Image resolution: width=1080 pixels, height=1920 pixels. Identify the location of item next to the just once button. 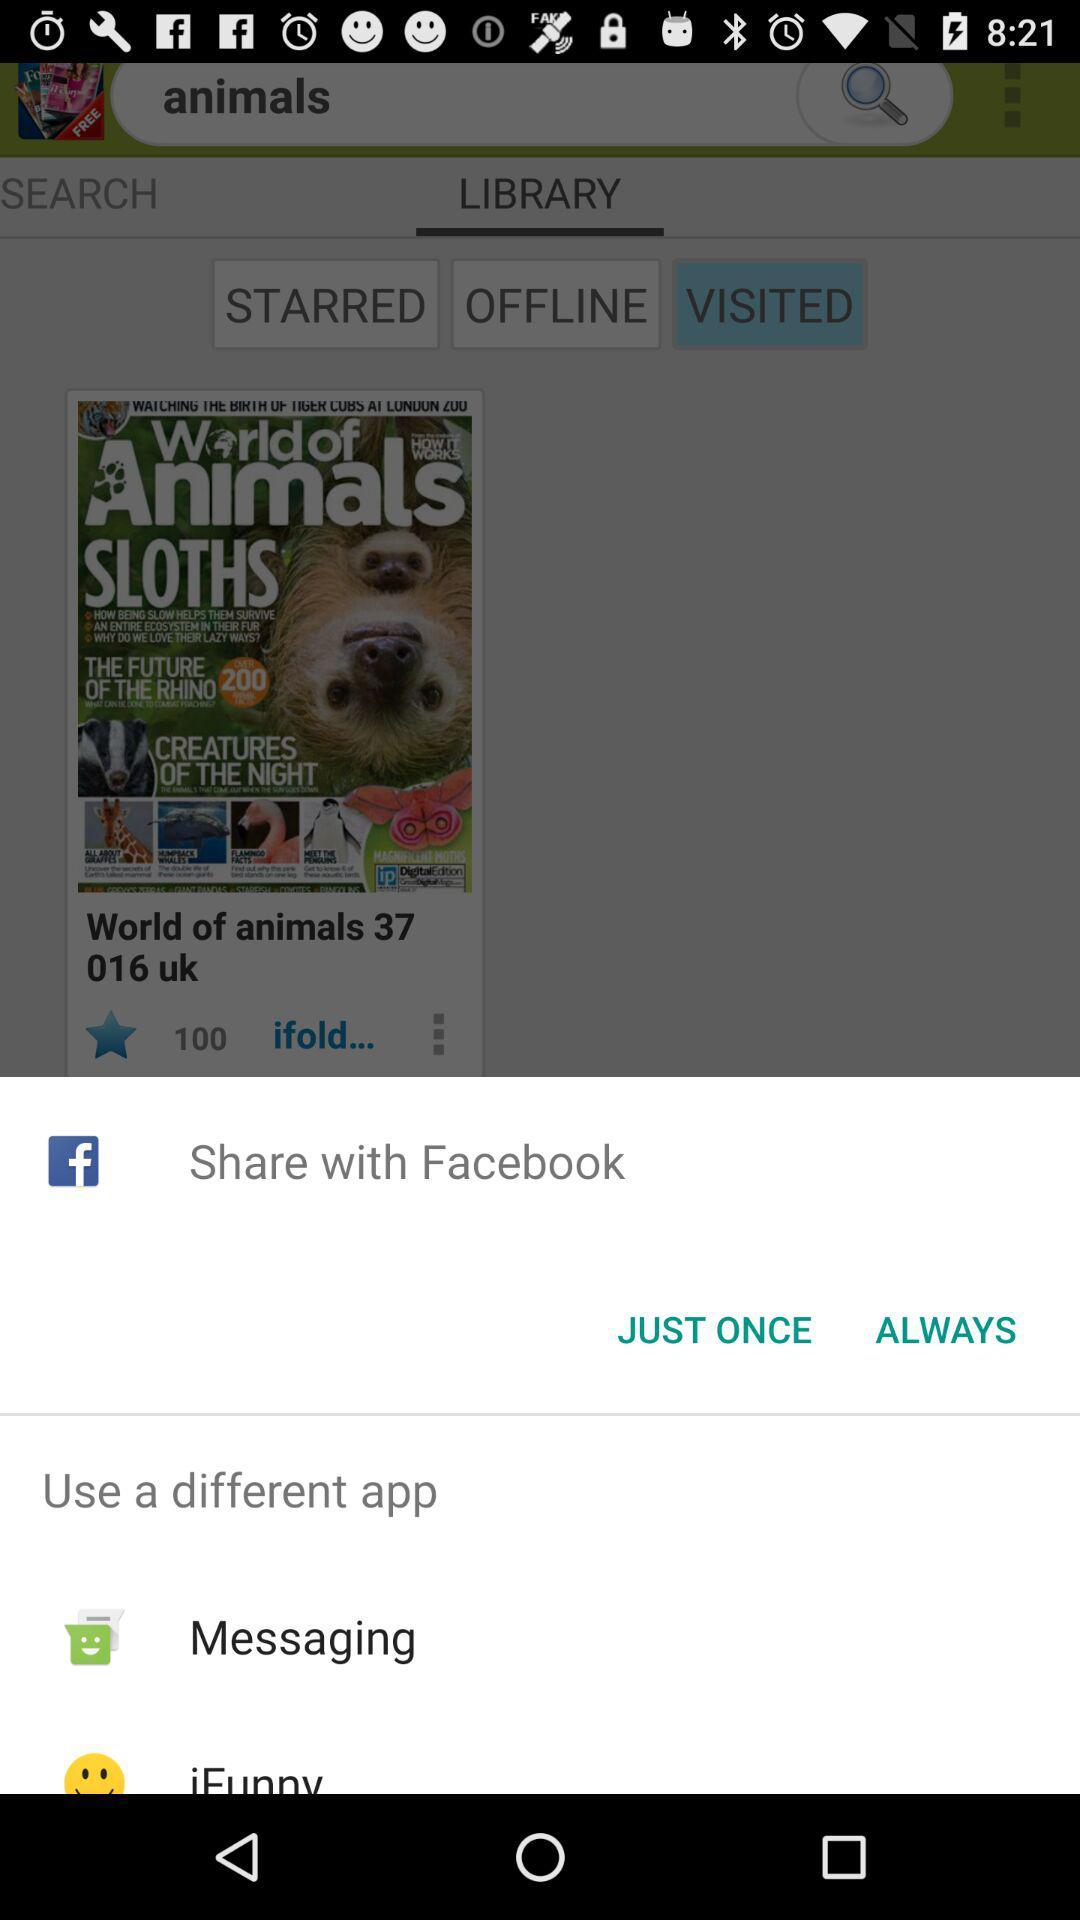
(945, 1329).